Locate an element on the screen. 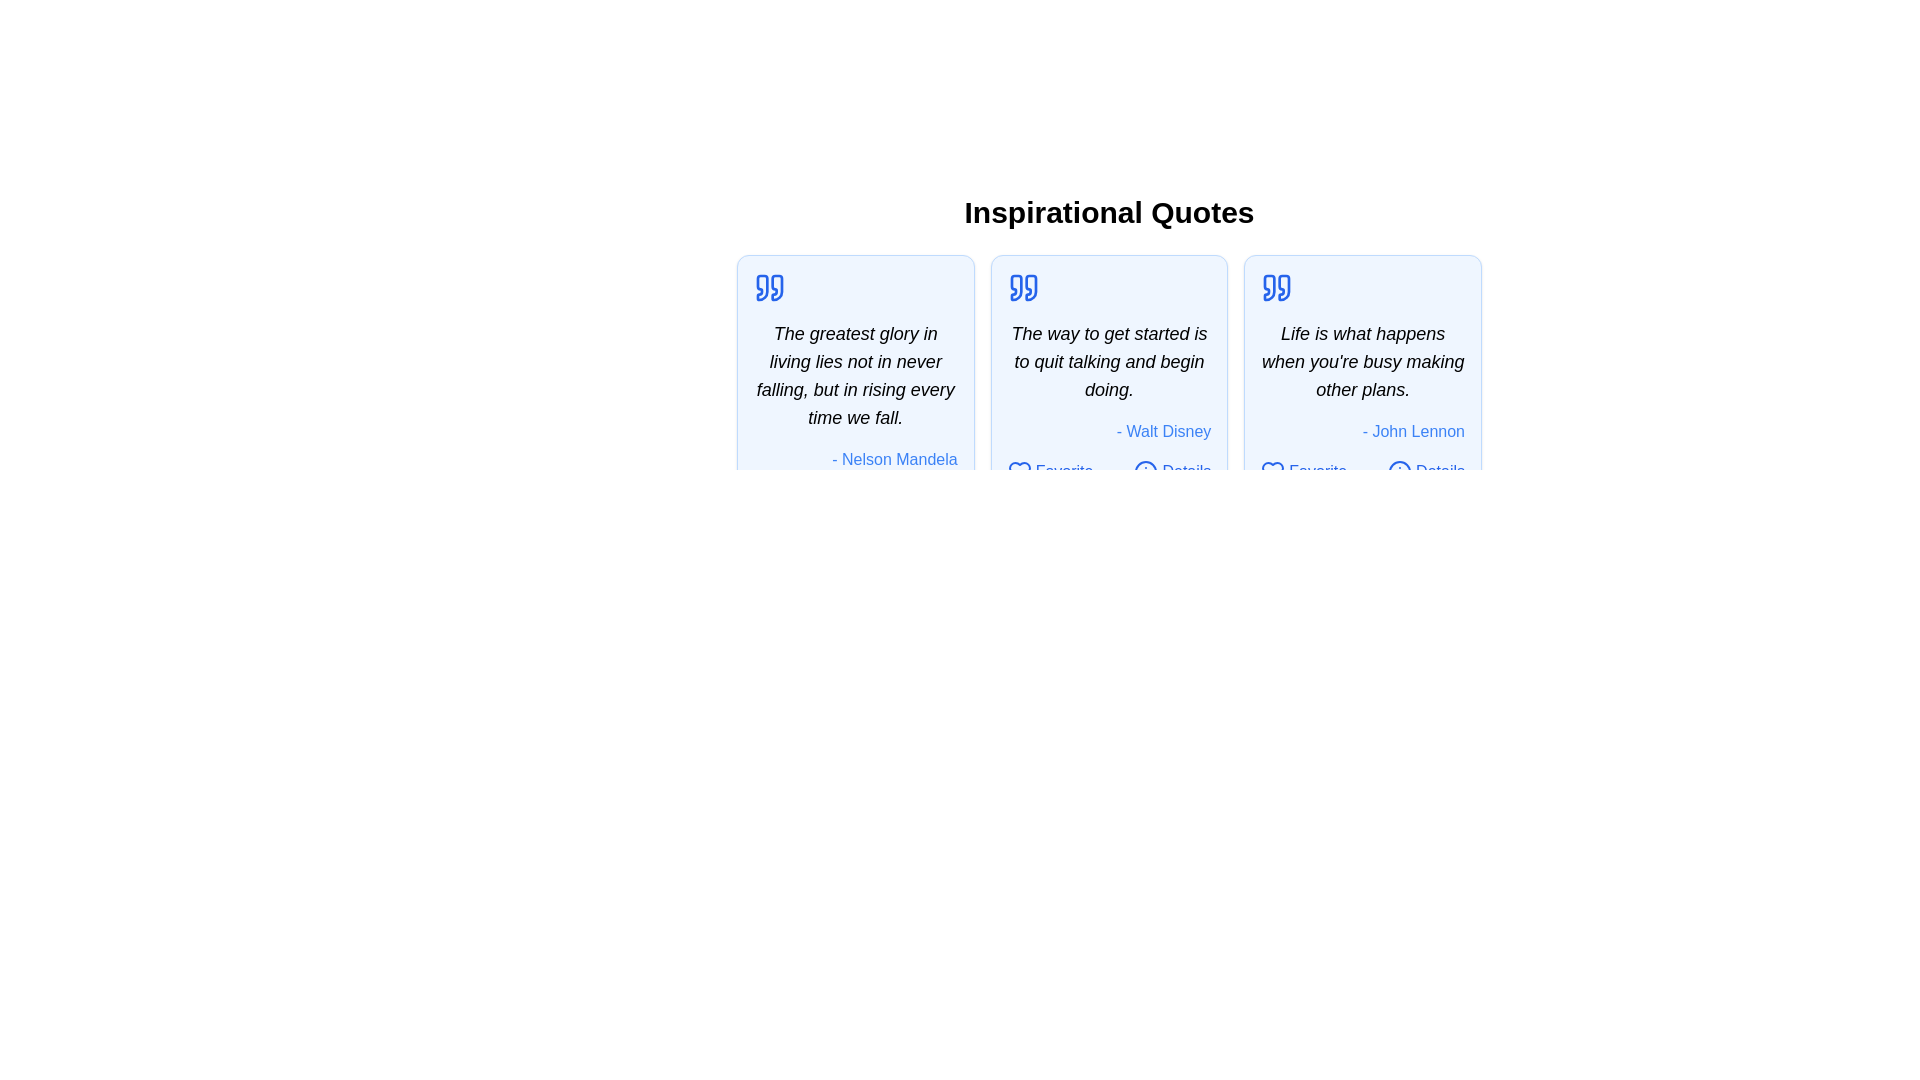  the 'Details' link is located at coordinates (1425, 471).